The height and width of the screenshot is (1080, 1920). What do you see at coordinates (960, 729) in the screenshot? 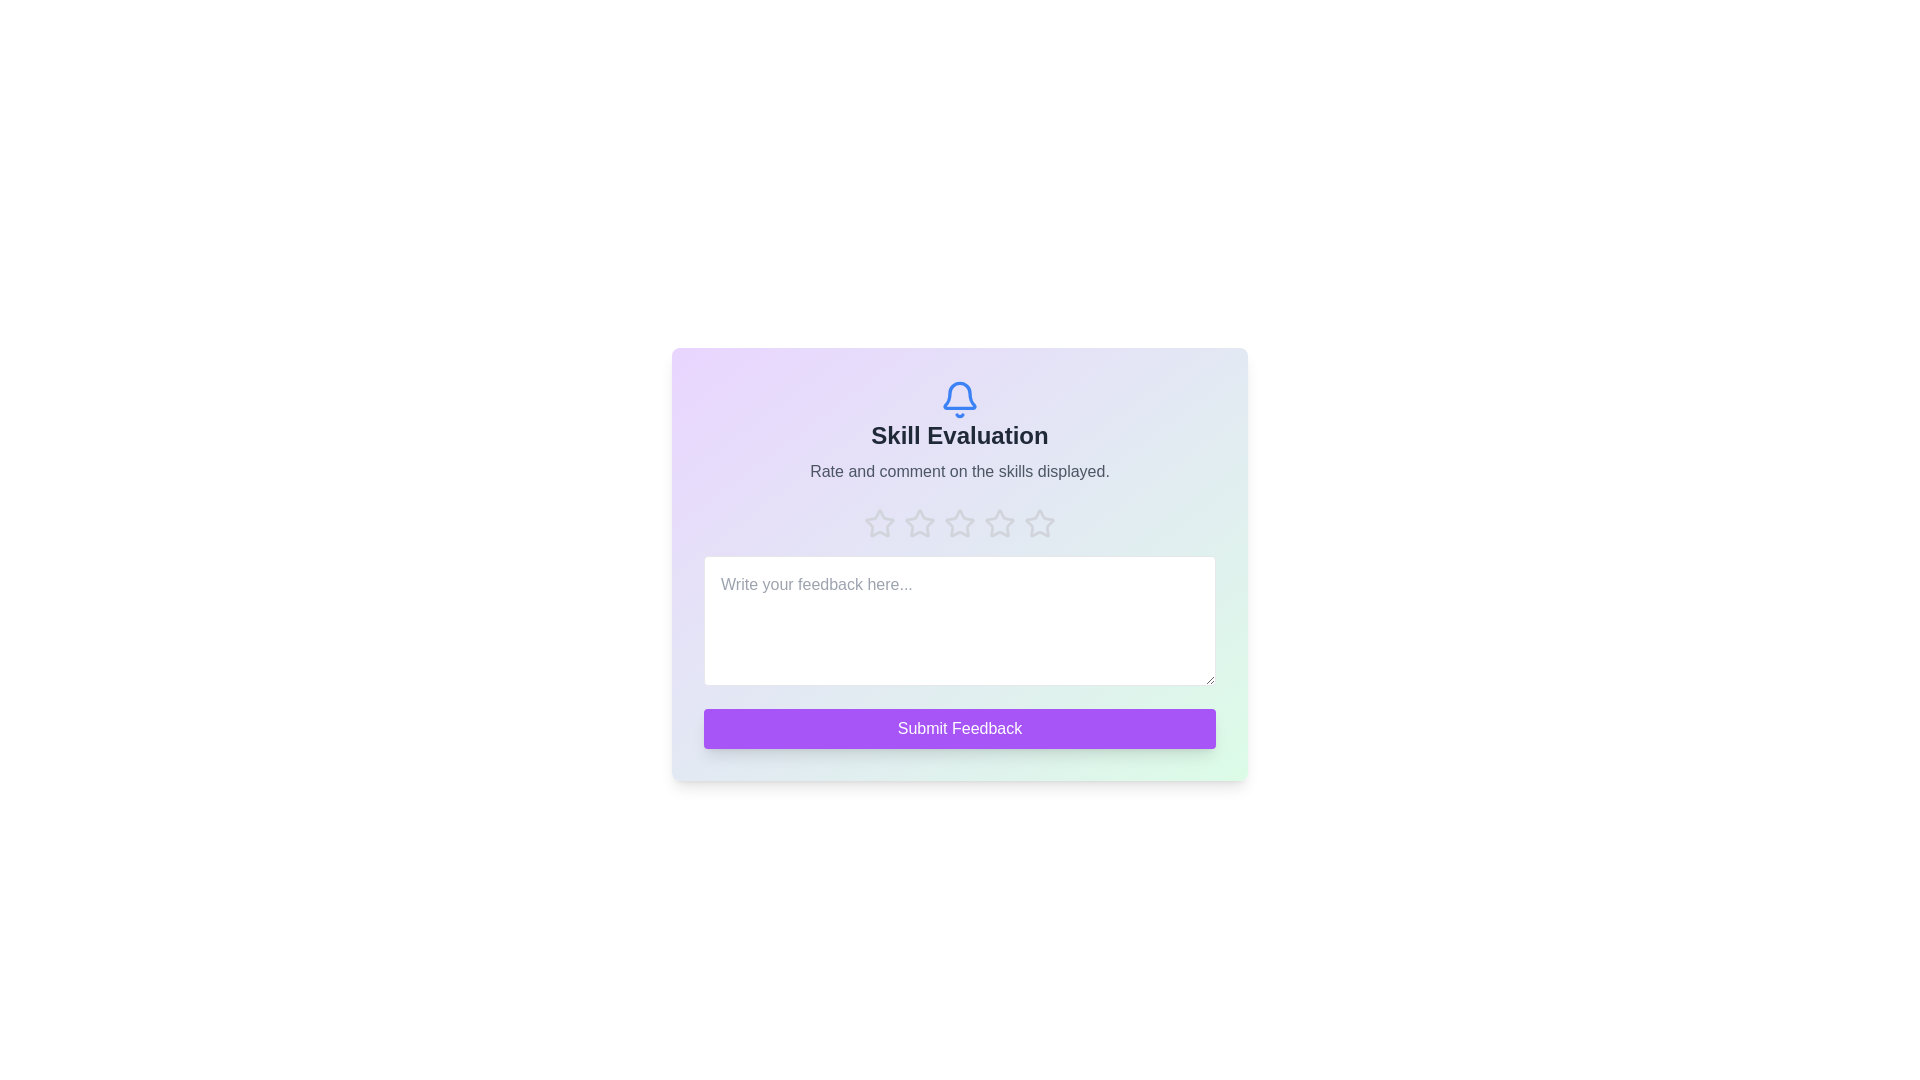
I see `submit button to submit the feedback` at bounding box center [960, 729].